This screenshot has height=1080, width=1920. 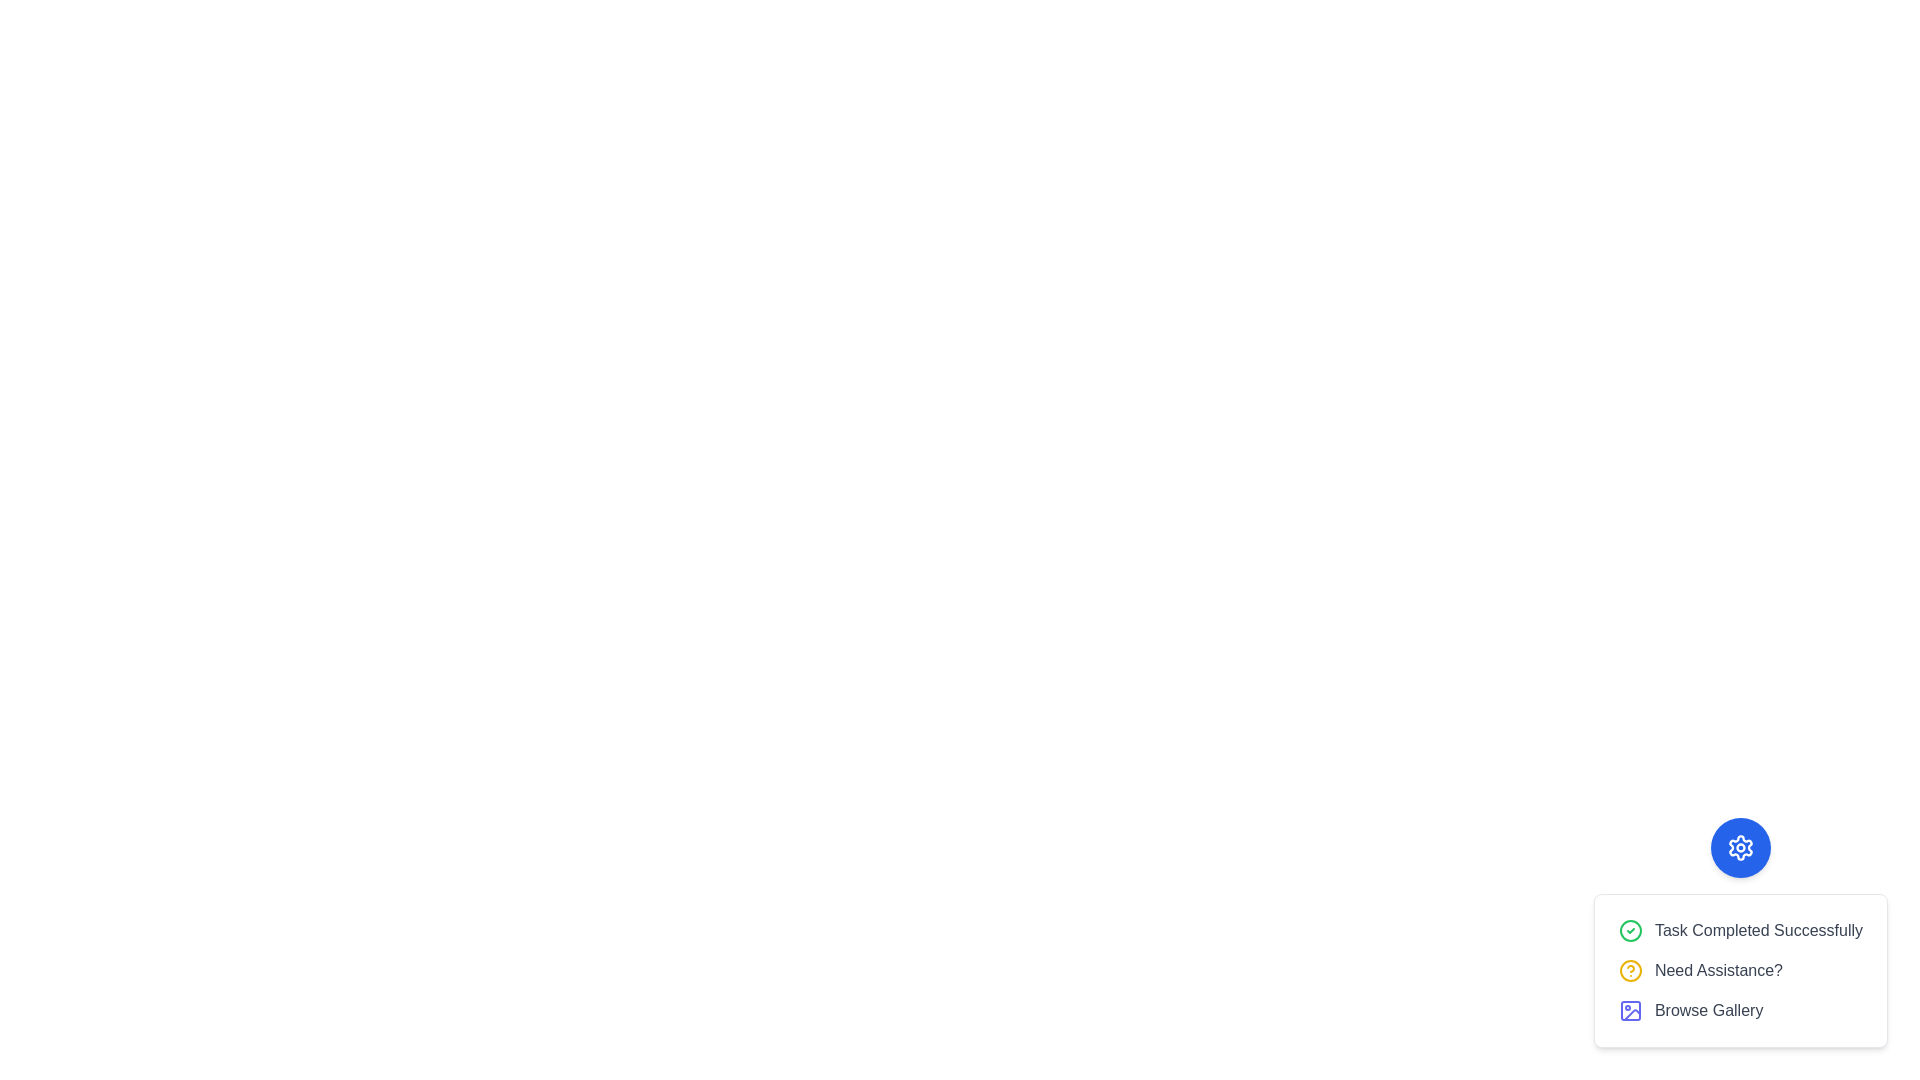 What do you see at coordinates (1630, 1010) in the screenshot?
I see `the 'Browse Gallery' icon located to the left of the 'Browse Gallery' text in the vertically stacked menu on the lower right part of the interface` at bounding box center [1630, 1010].